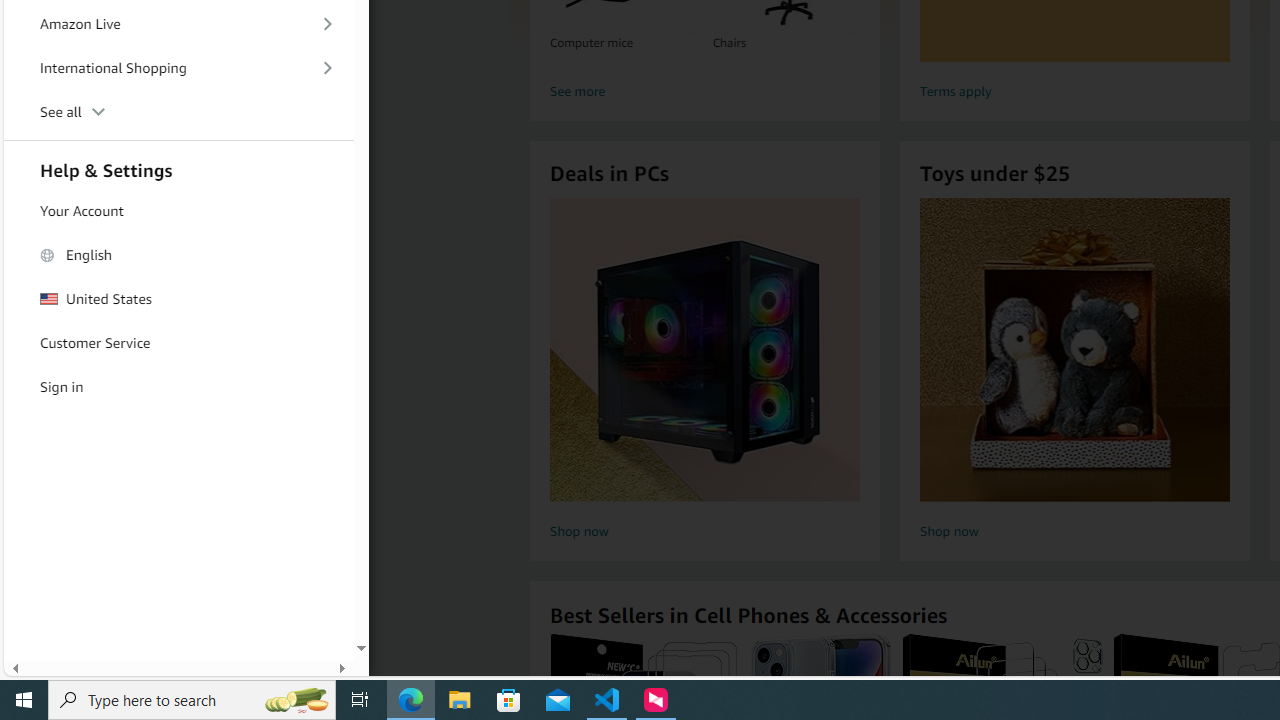  Describe the element at coordinates (179, 387) in the screenshot. I see `'Sign in'` at that location.